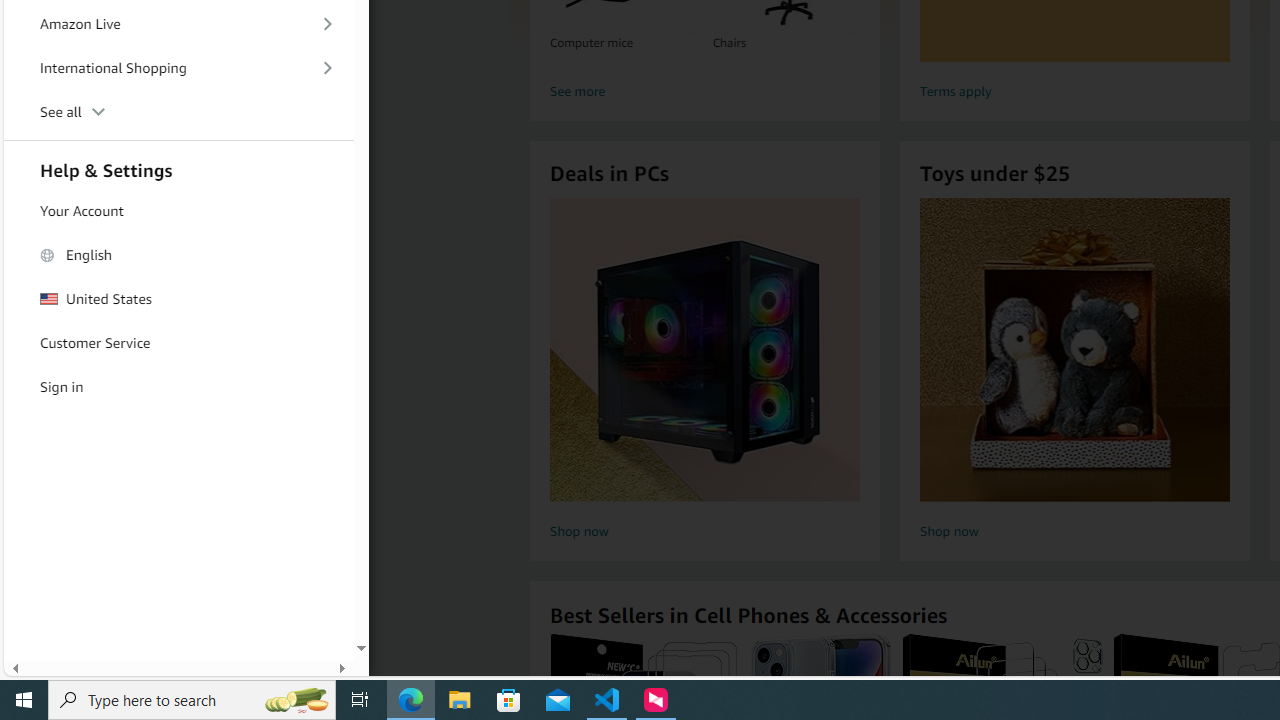  Describe the element at coordinates (179, 387) in the screenshot. I see `'Sign in'` at that location.